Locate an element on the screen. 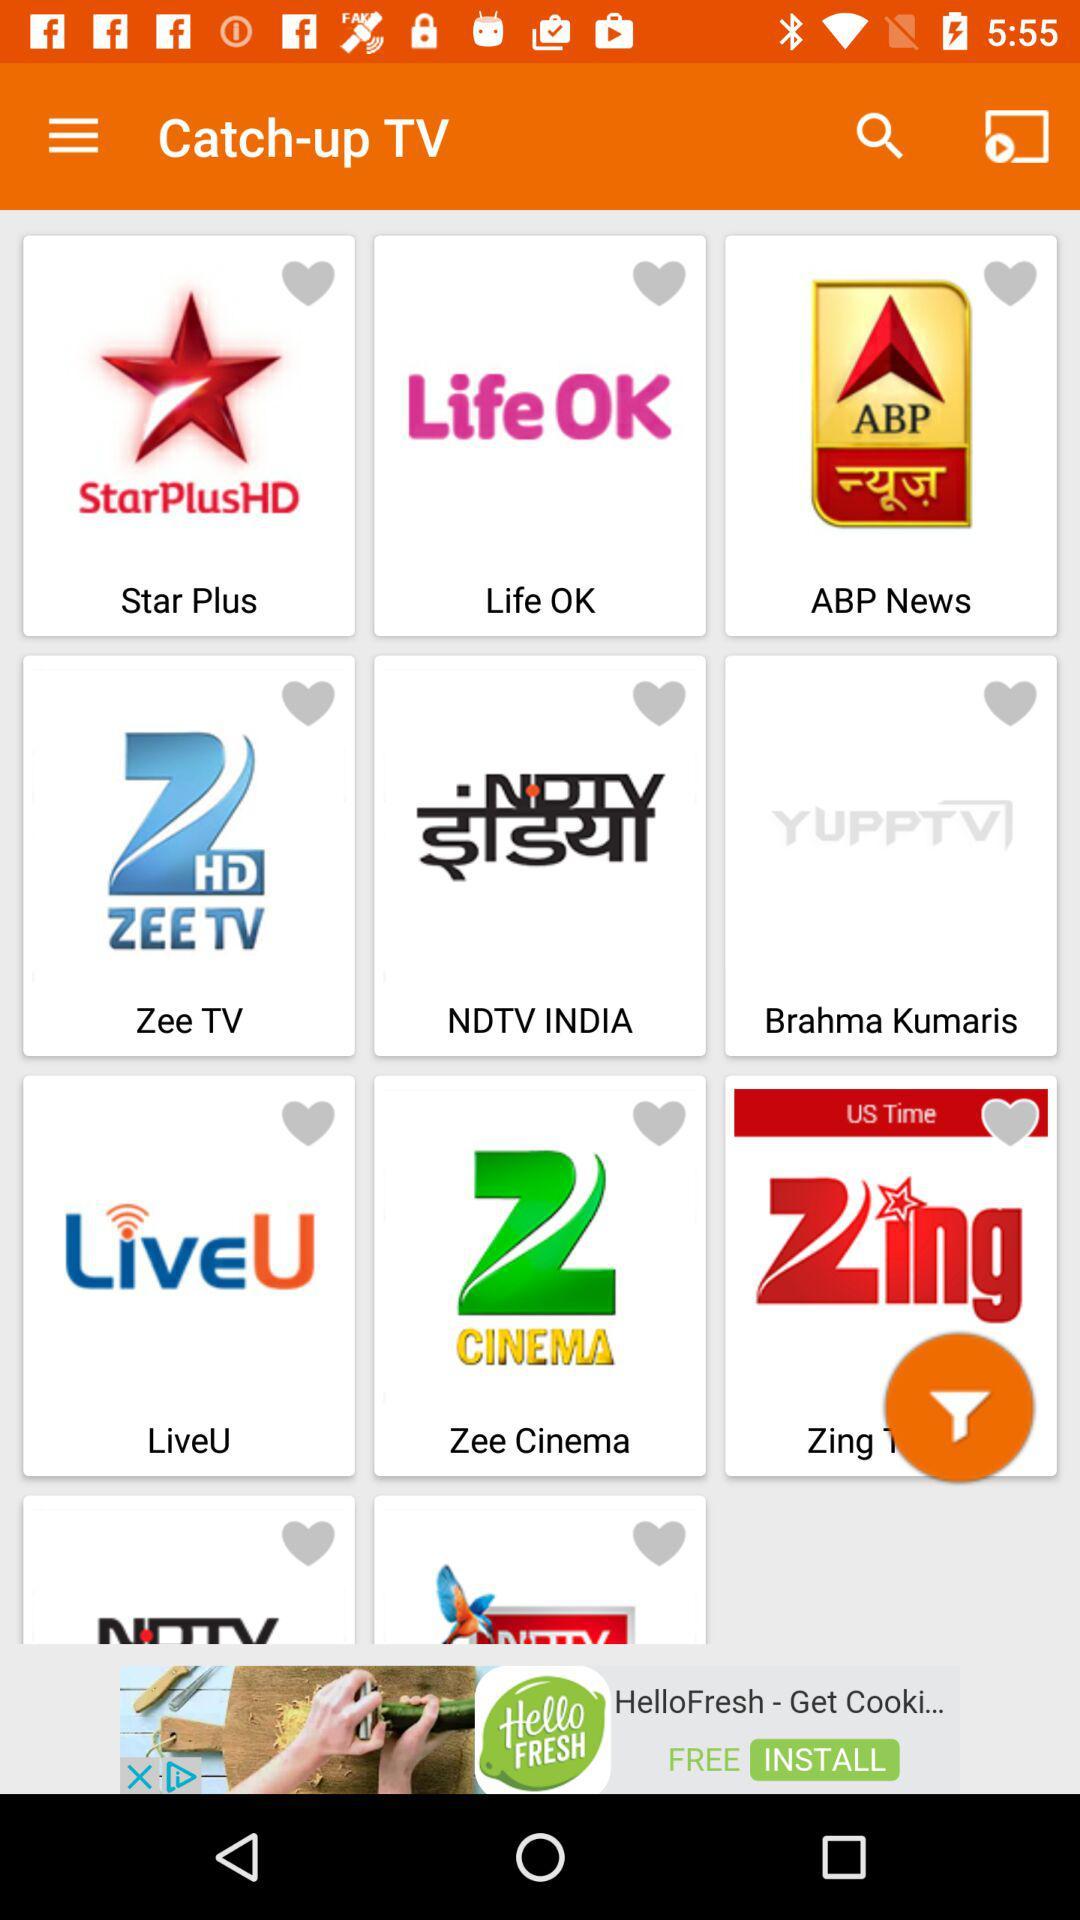 This screenshot has height=1920, width=1080. like is located at coordinates (308, 701).